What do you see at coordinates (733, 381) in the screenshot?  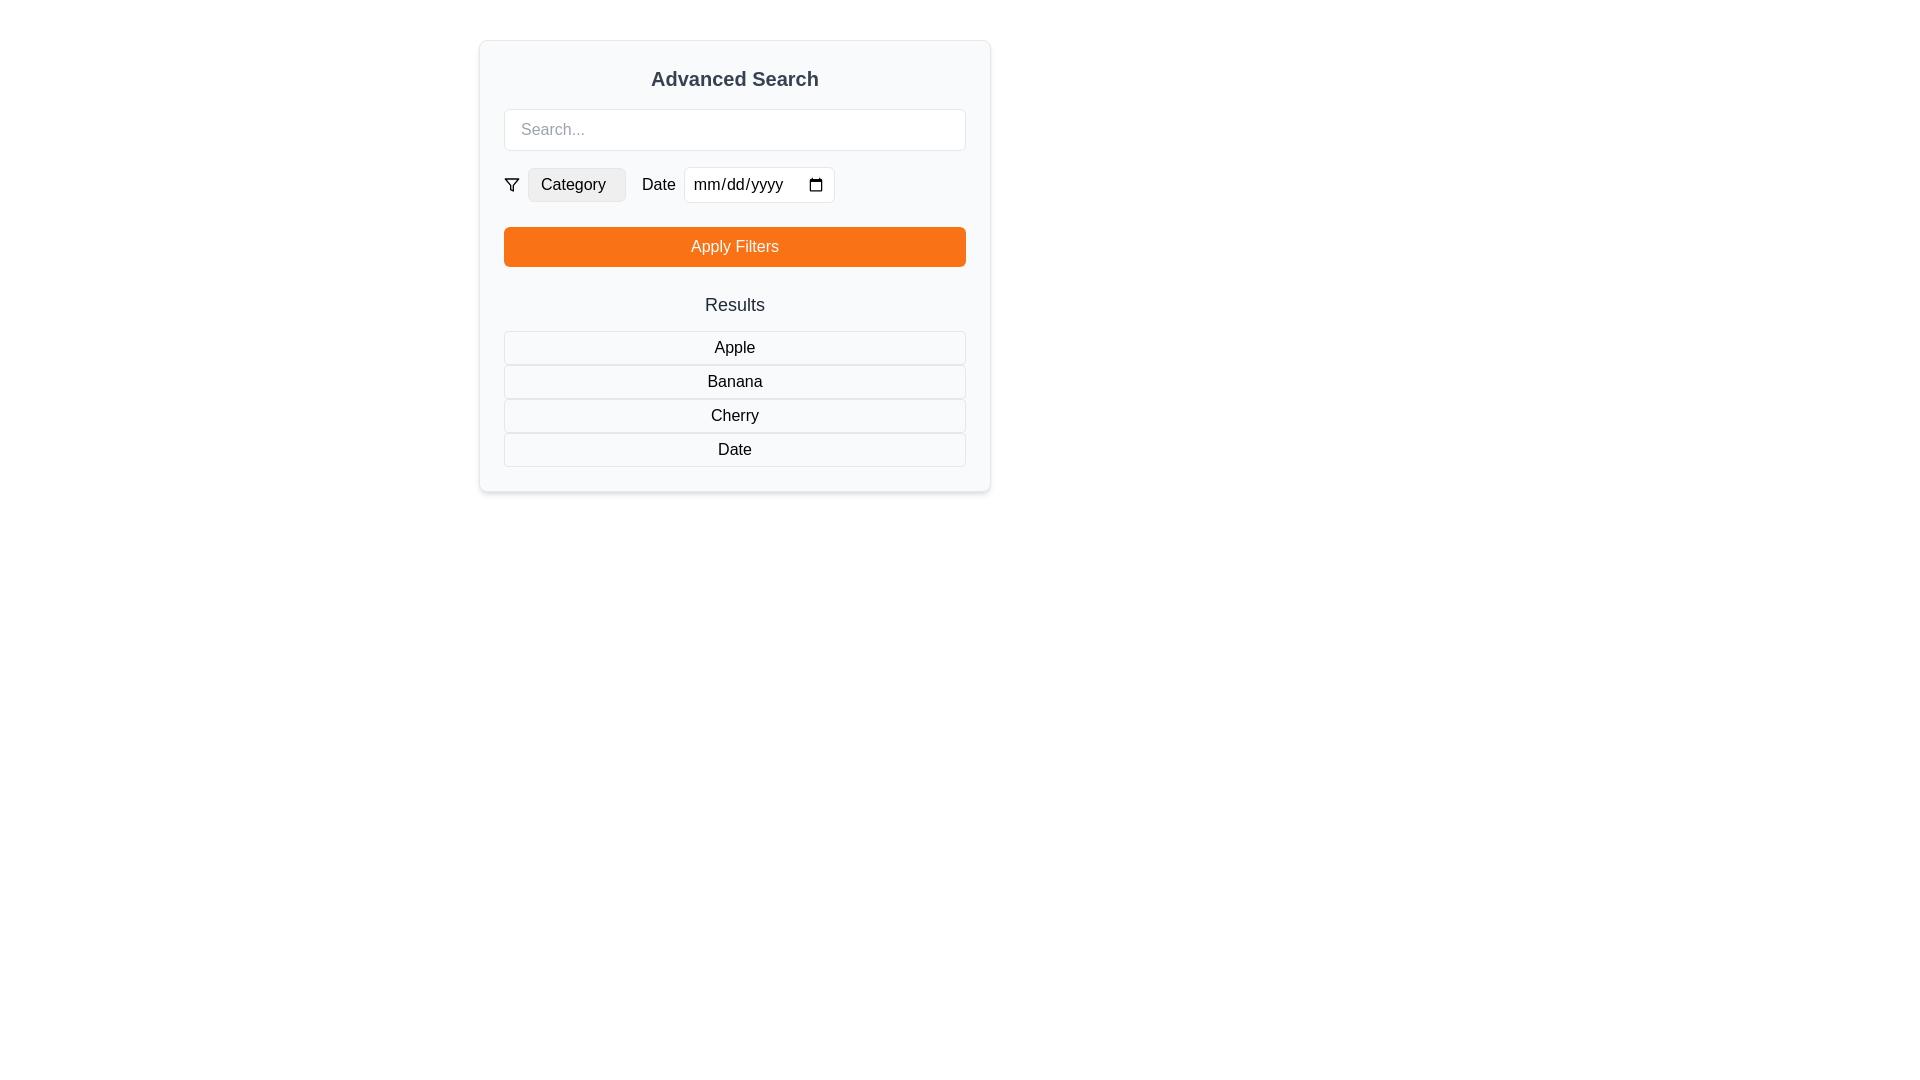 I see `the 'Banana' text label, which is styled in a simple font and located in the 'Results' section beneath the 'Apply Filters' button` at bounding box center [733, 381].